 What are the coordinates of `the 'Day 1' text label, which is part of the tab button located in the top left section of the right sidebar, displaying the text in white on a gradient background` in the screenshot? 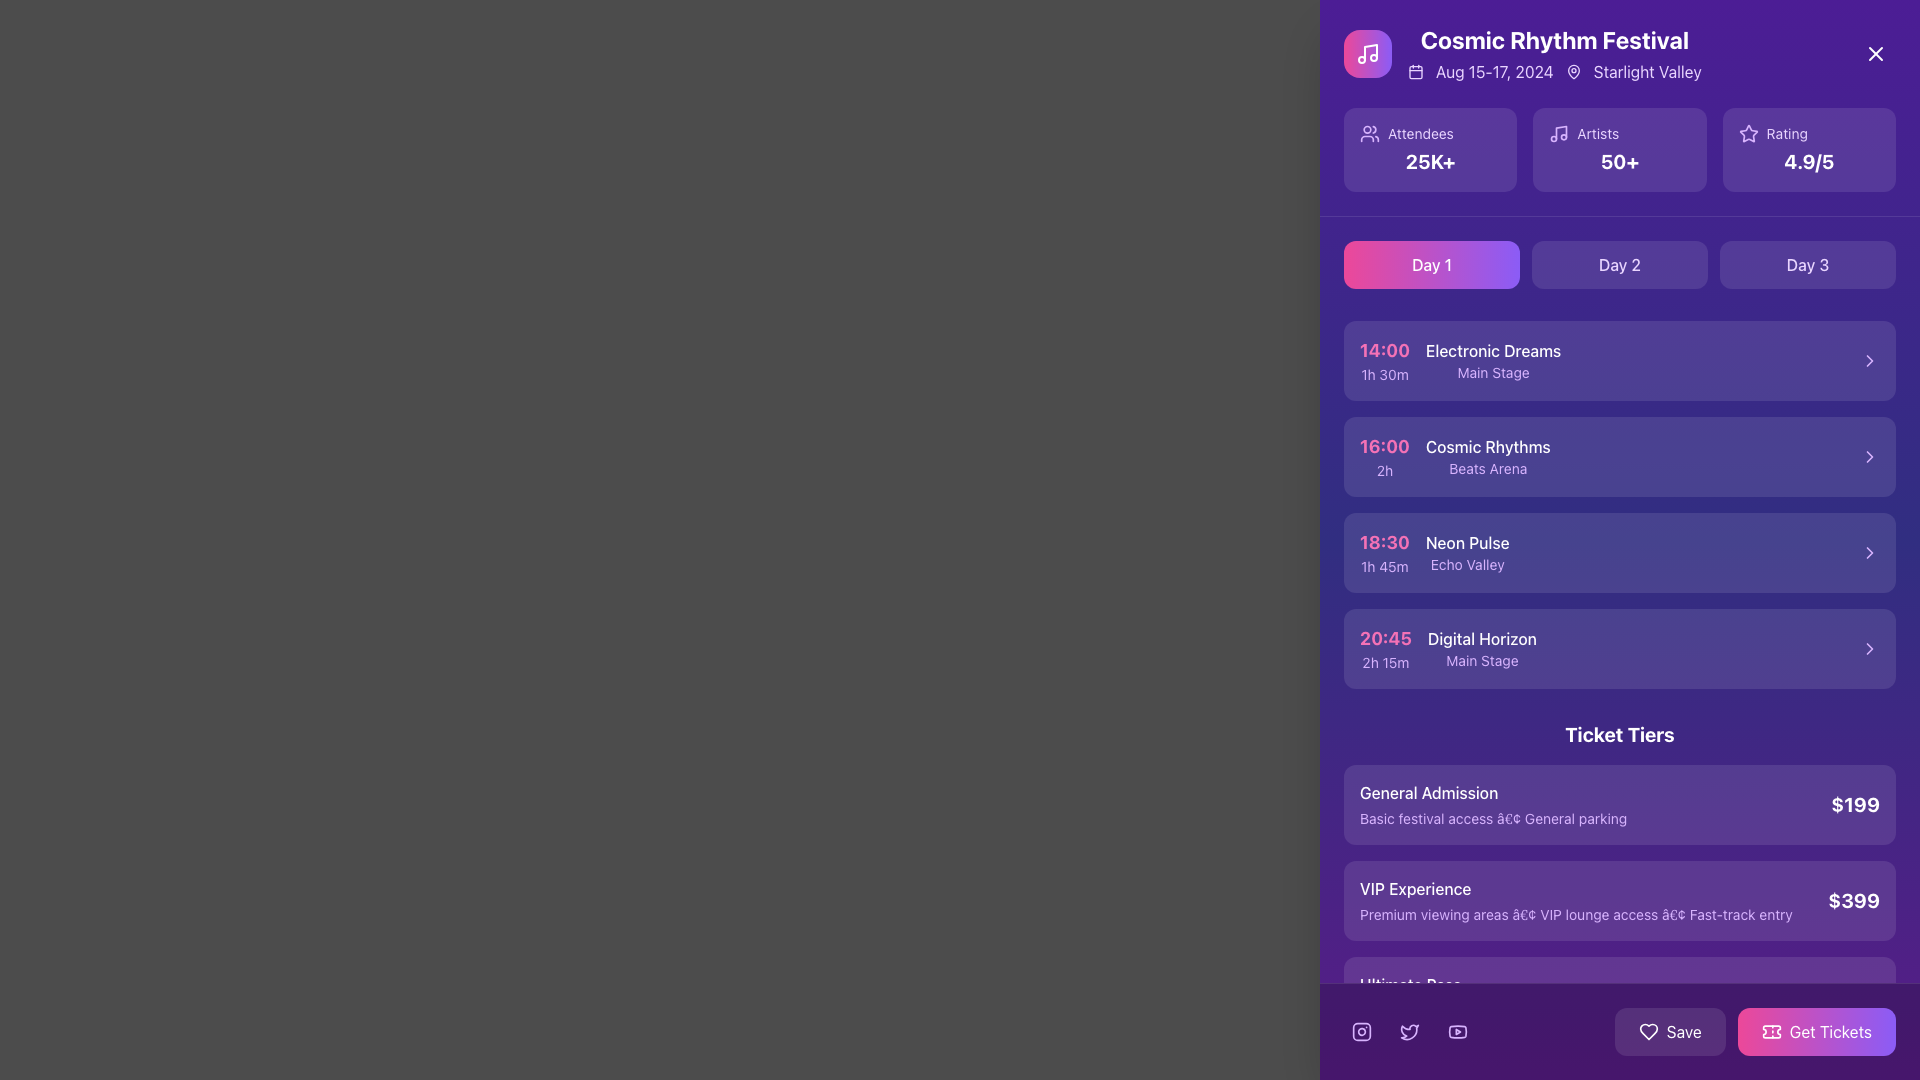 It's located at (1430, 264).